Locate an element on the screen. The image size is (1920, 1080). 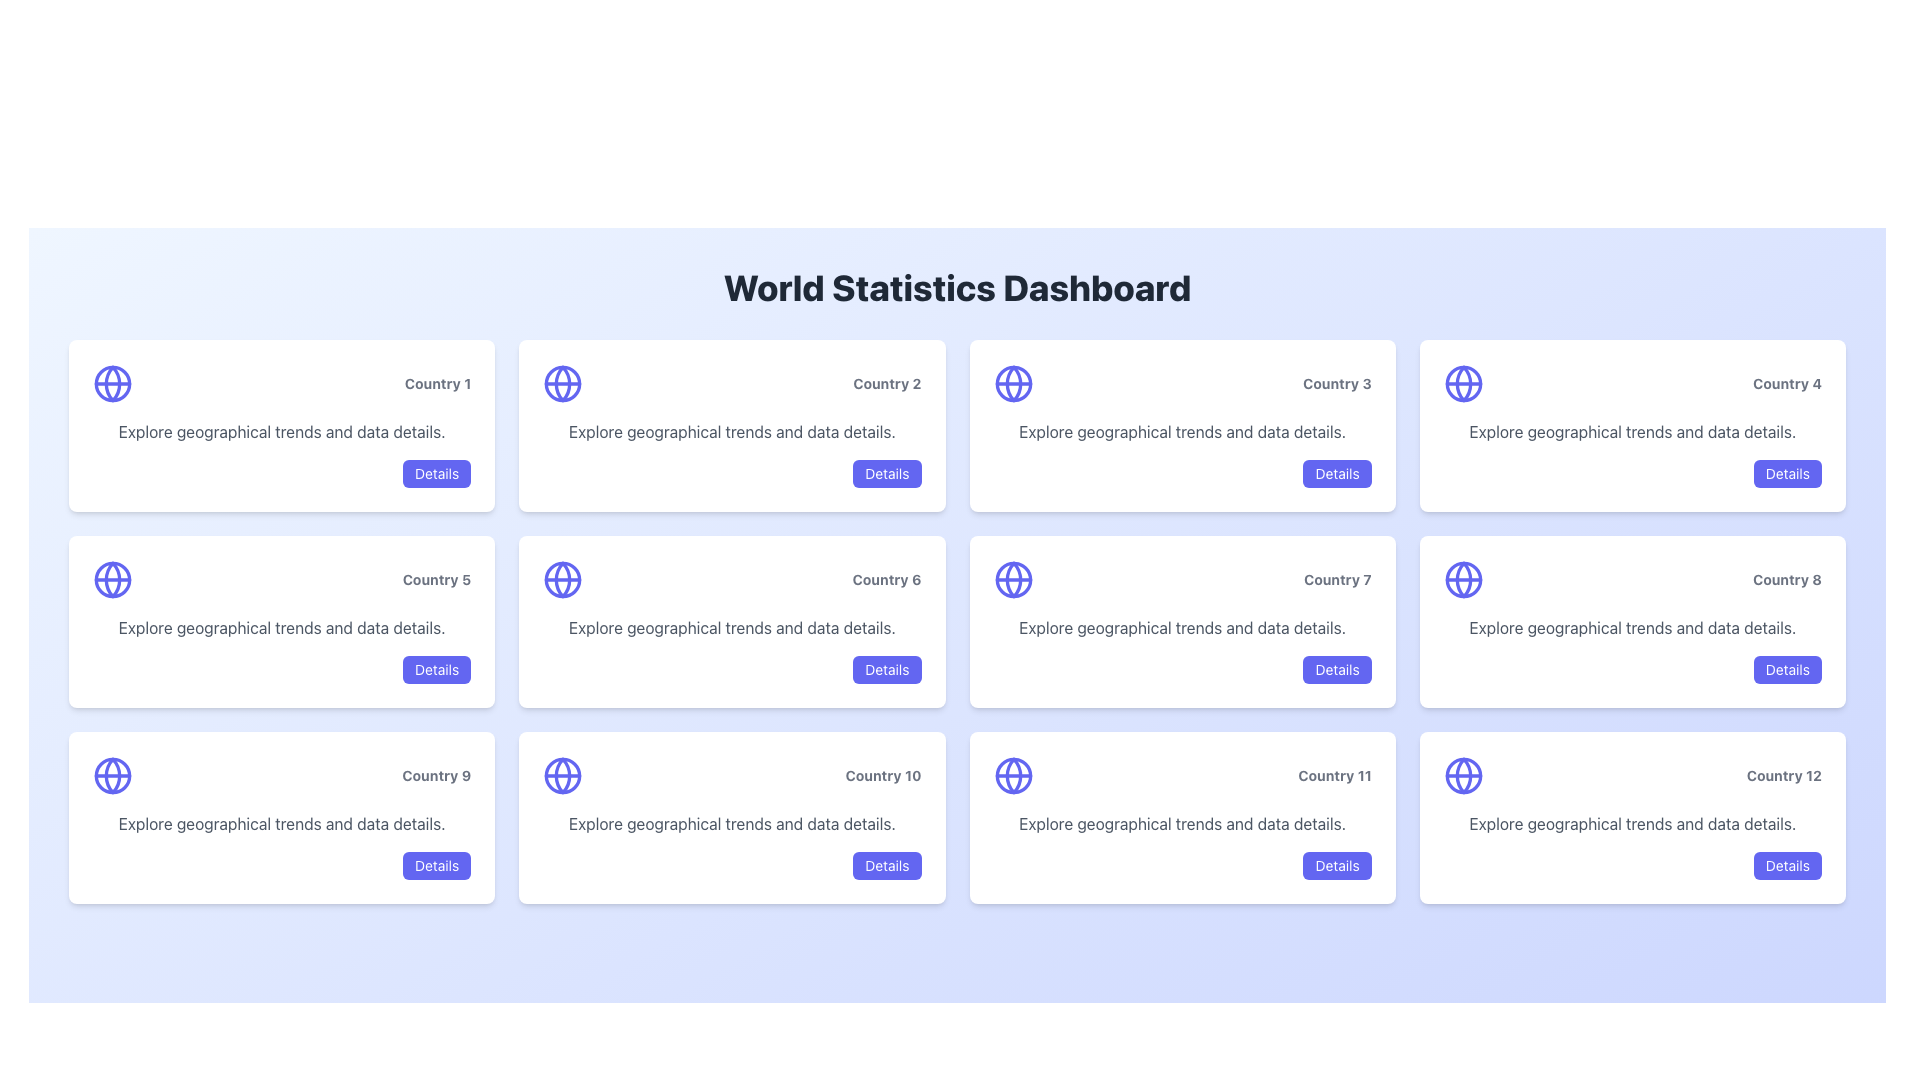
the decorative SVG Circle located in the 'Country 6' section of the globe icon at the top-left of the card is located at coordinates (562, 579).